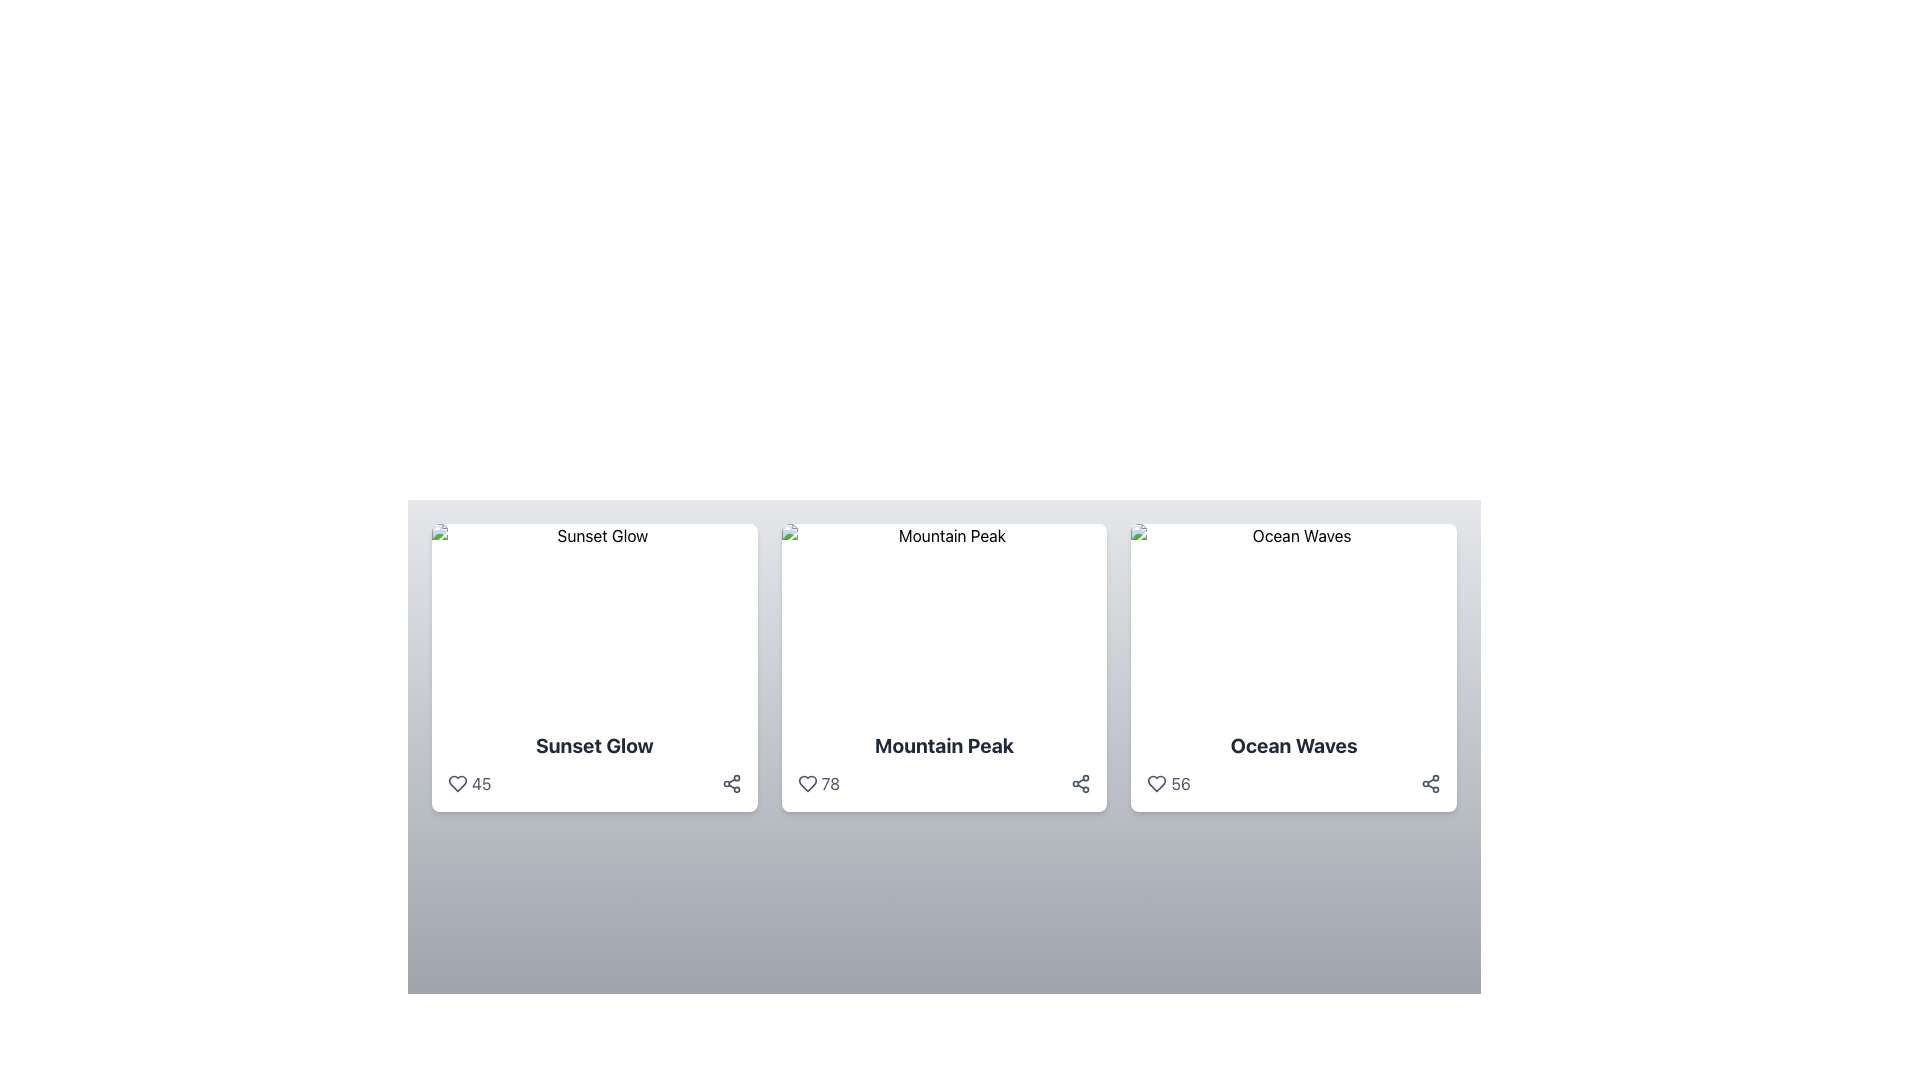 The height and width of the screenshot is (1080, 1920). I want to click on text content of the title 'Ocean Waves' displayed in large, bold, dark-gray text at the bottom-center of the rightmost card, so click(1294, 745).